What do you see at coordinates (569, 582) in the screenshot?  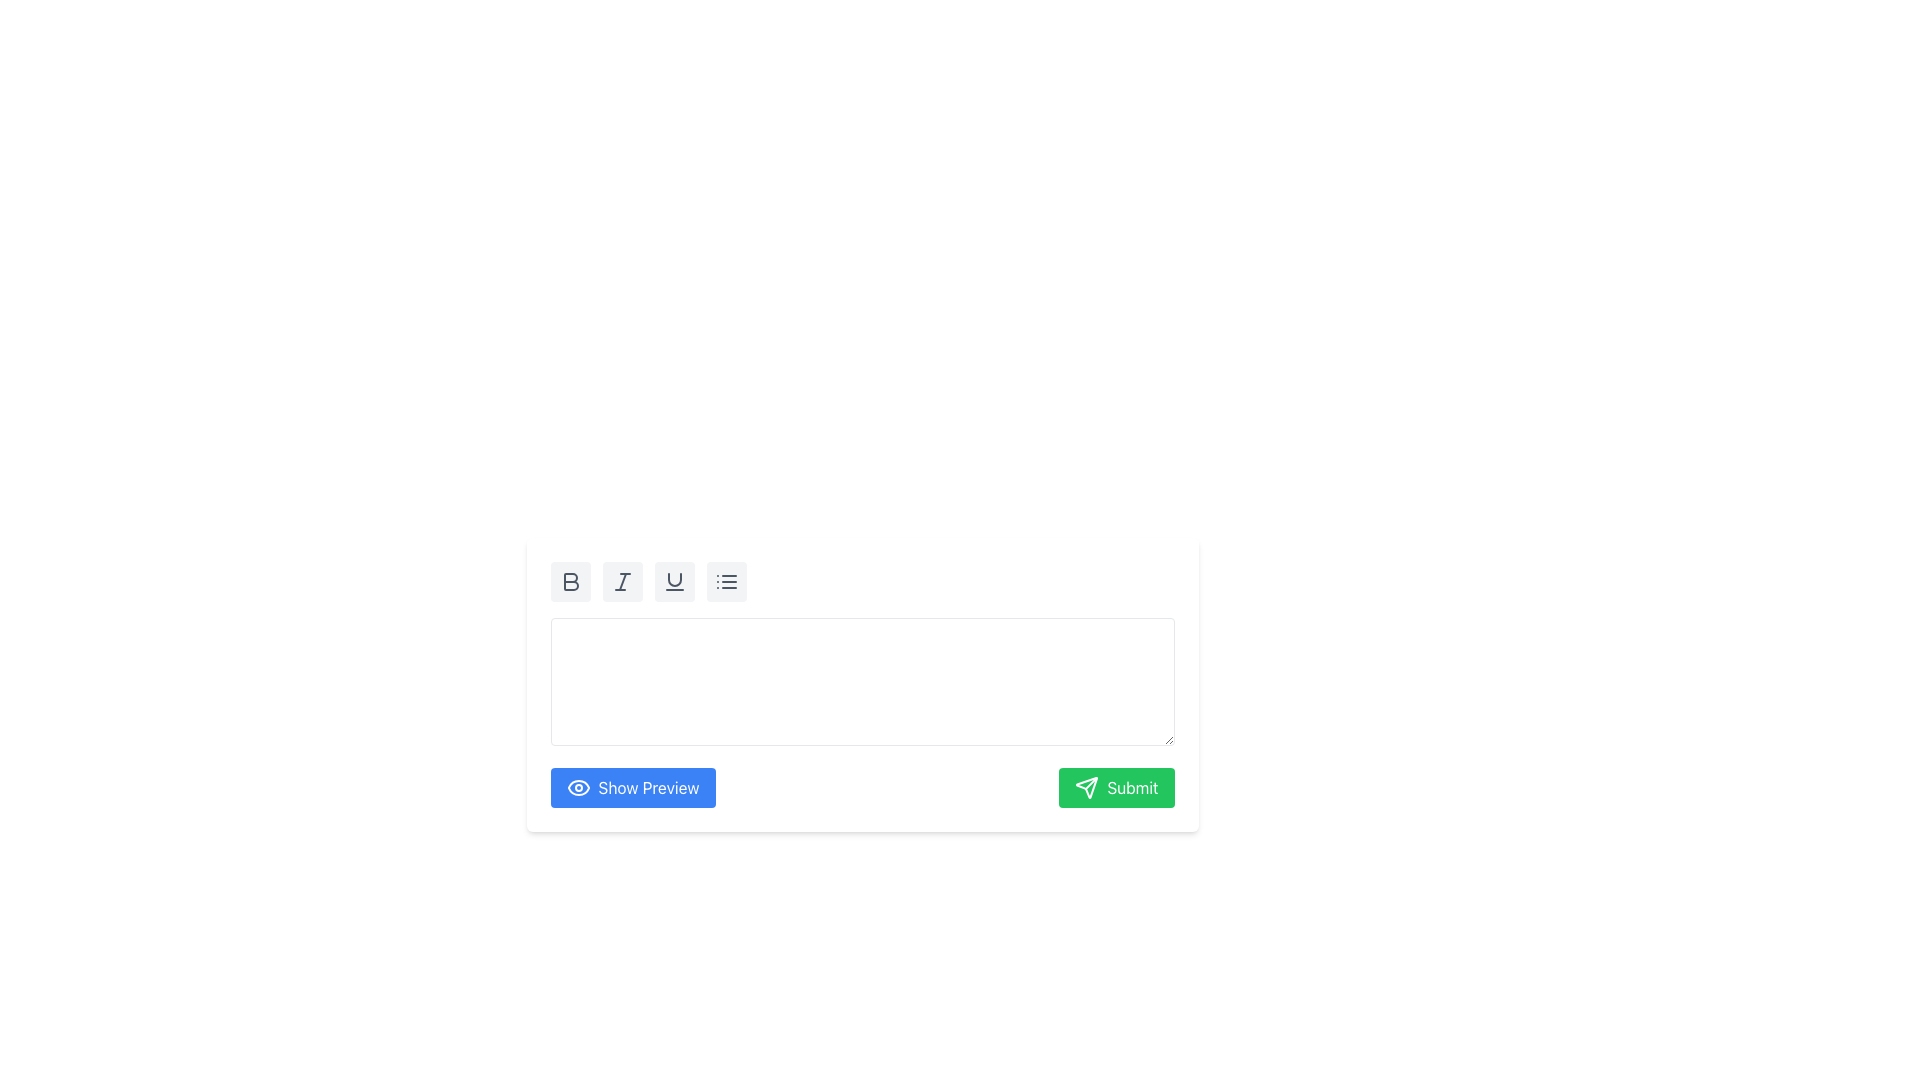 I see `the bold formatting button located at the top-left corner of the text editor` at bounding box center [569, 582].